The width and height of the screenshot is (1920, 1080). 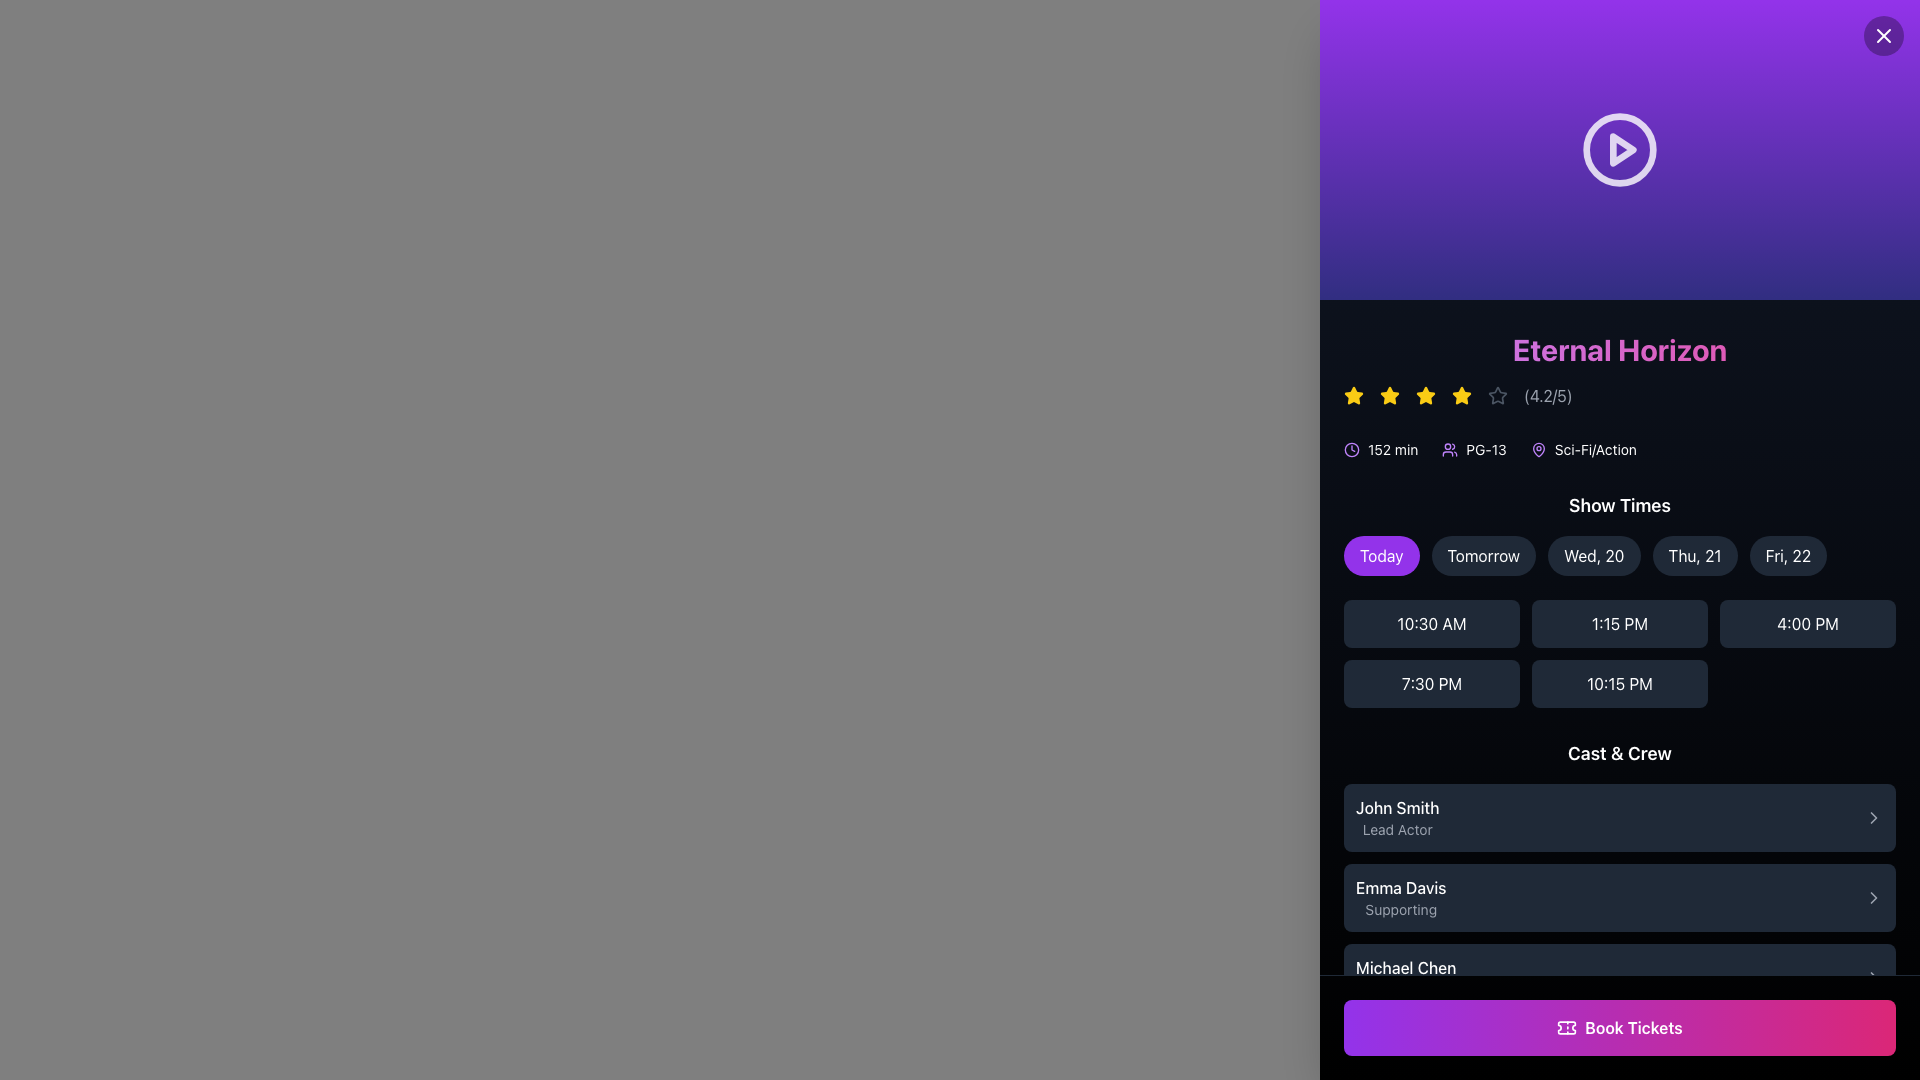 What do you see at coordinates (1594, 450) in the screenshot?
I see `the 'Sci-Fi/Action' label, which is a text label styled in a sans-serif font with white color on a dark background, located in the top-right quadrant of the interface` at bounding box center [1594, 450].